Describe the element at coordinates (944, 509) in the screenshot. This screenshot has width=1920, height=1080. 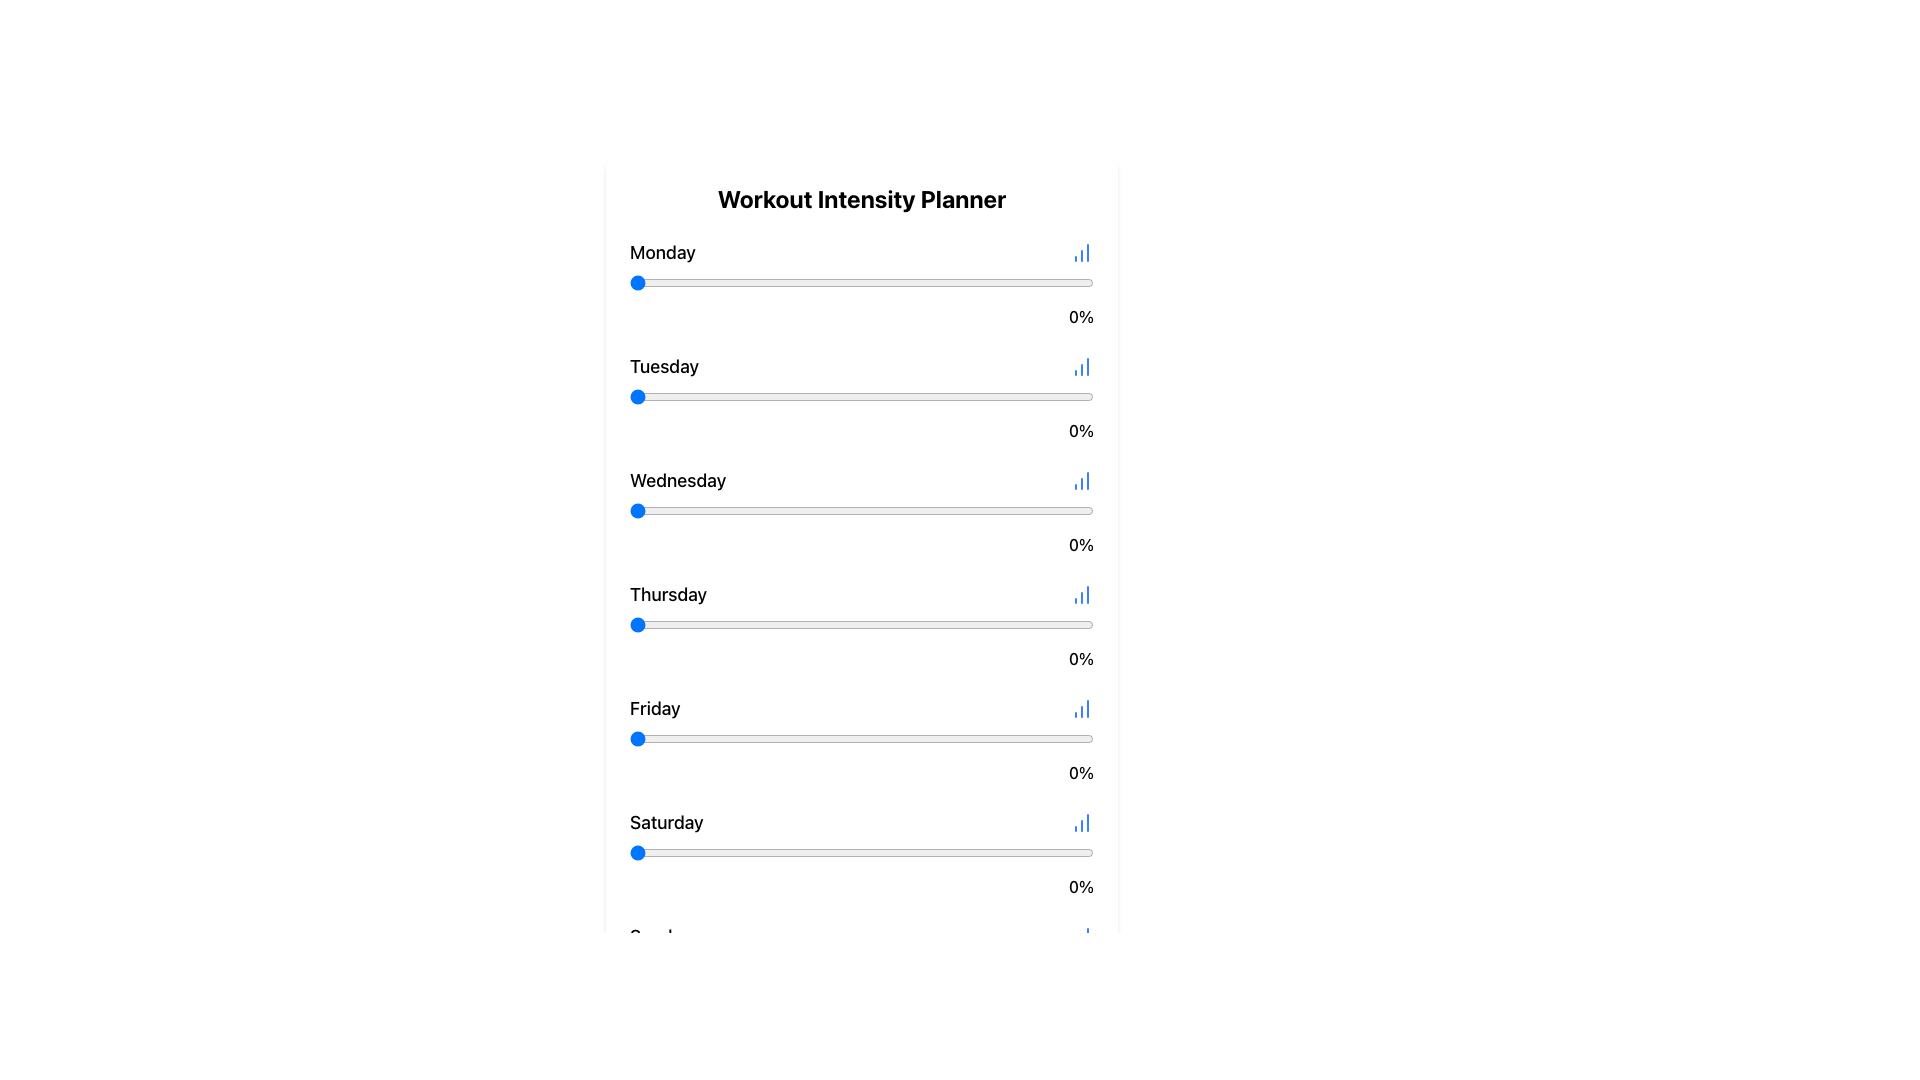
I see `the Wednesday workout intensity` at that location.